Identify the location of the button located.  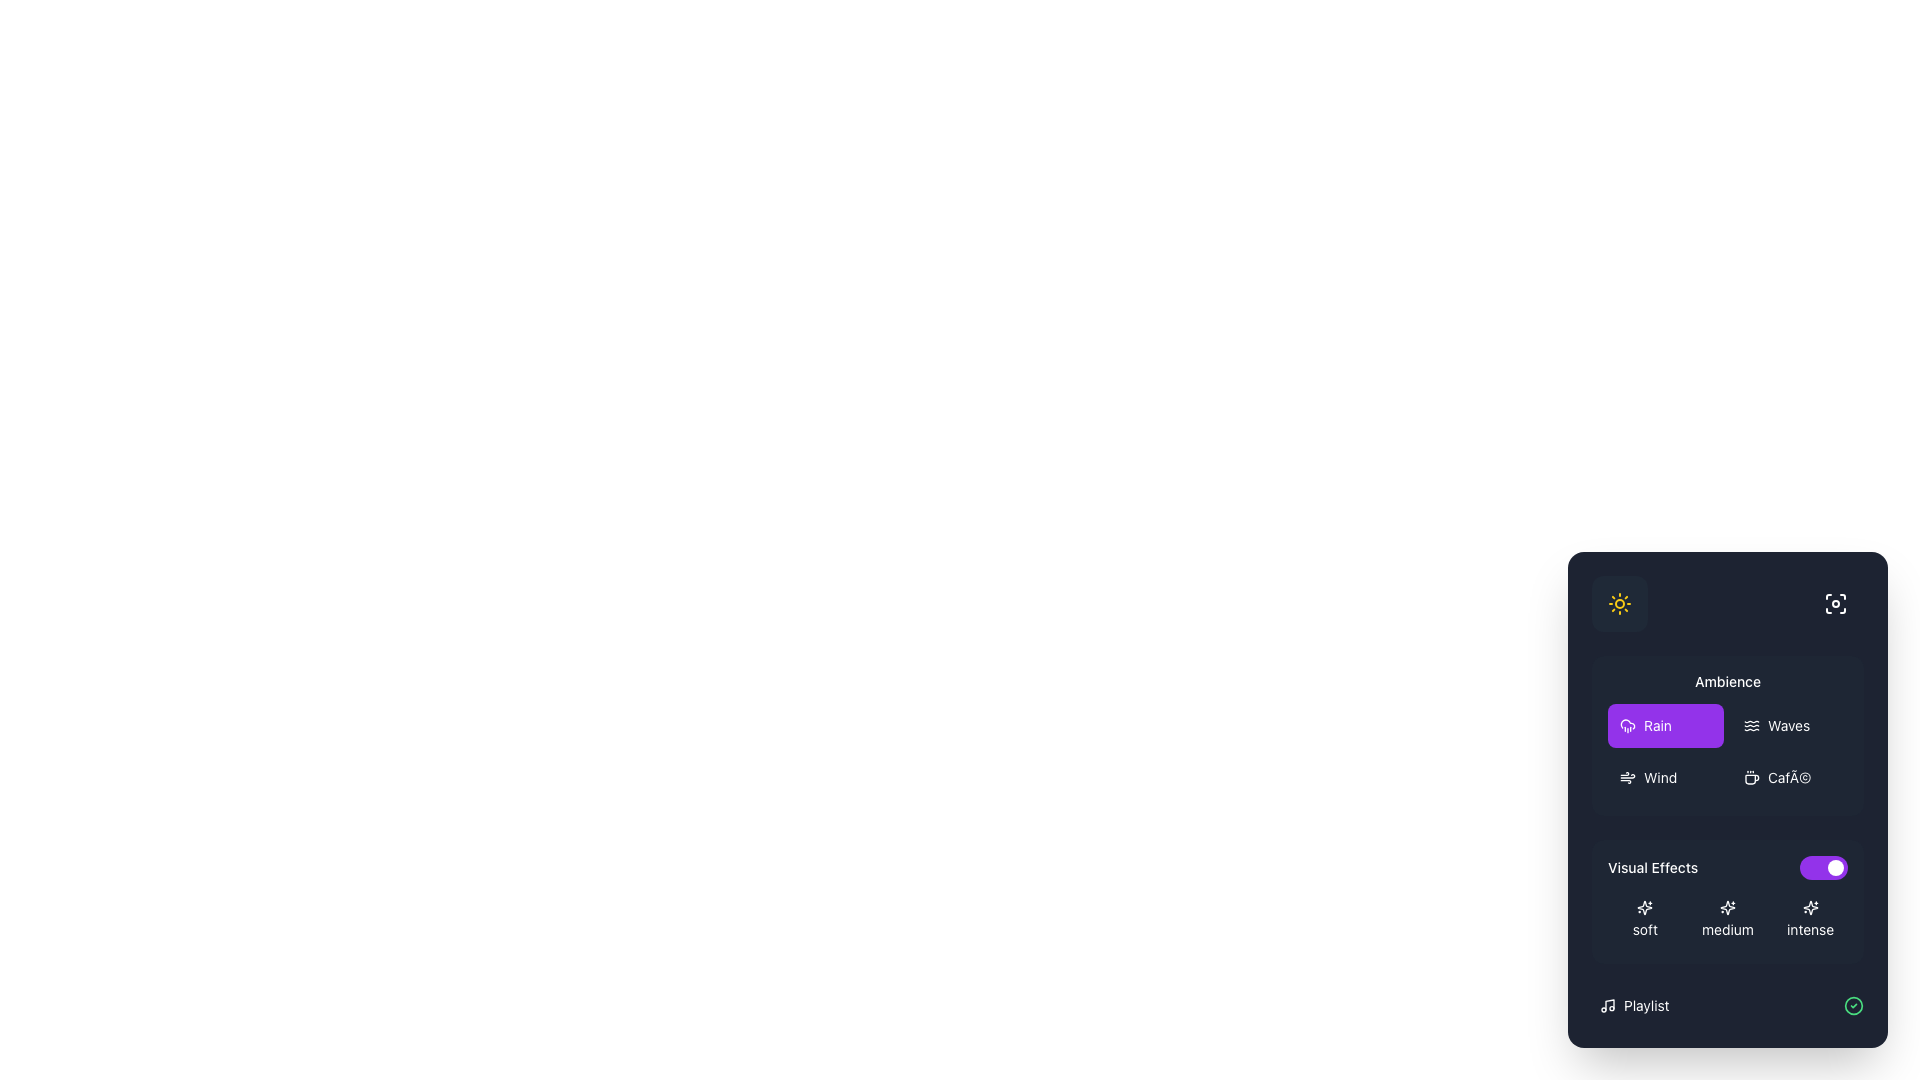
(1836, 603).